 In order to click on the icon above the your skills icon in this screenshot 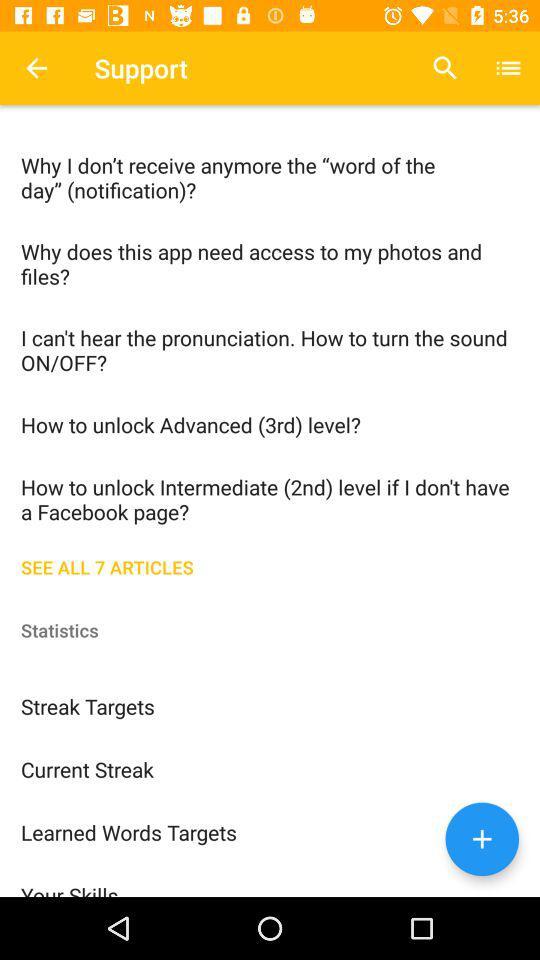, I will do `click(270, 831)`.